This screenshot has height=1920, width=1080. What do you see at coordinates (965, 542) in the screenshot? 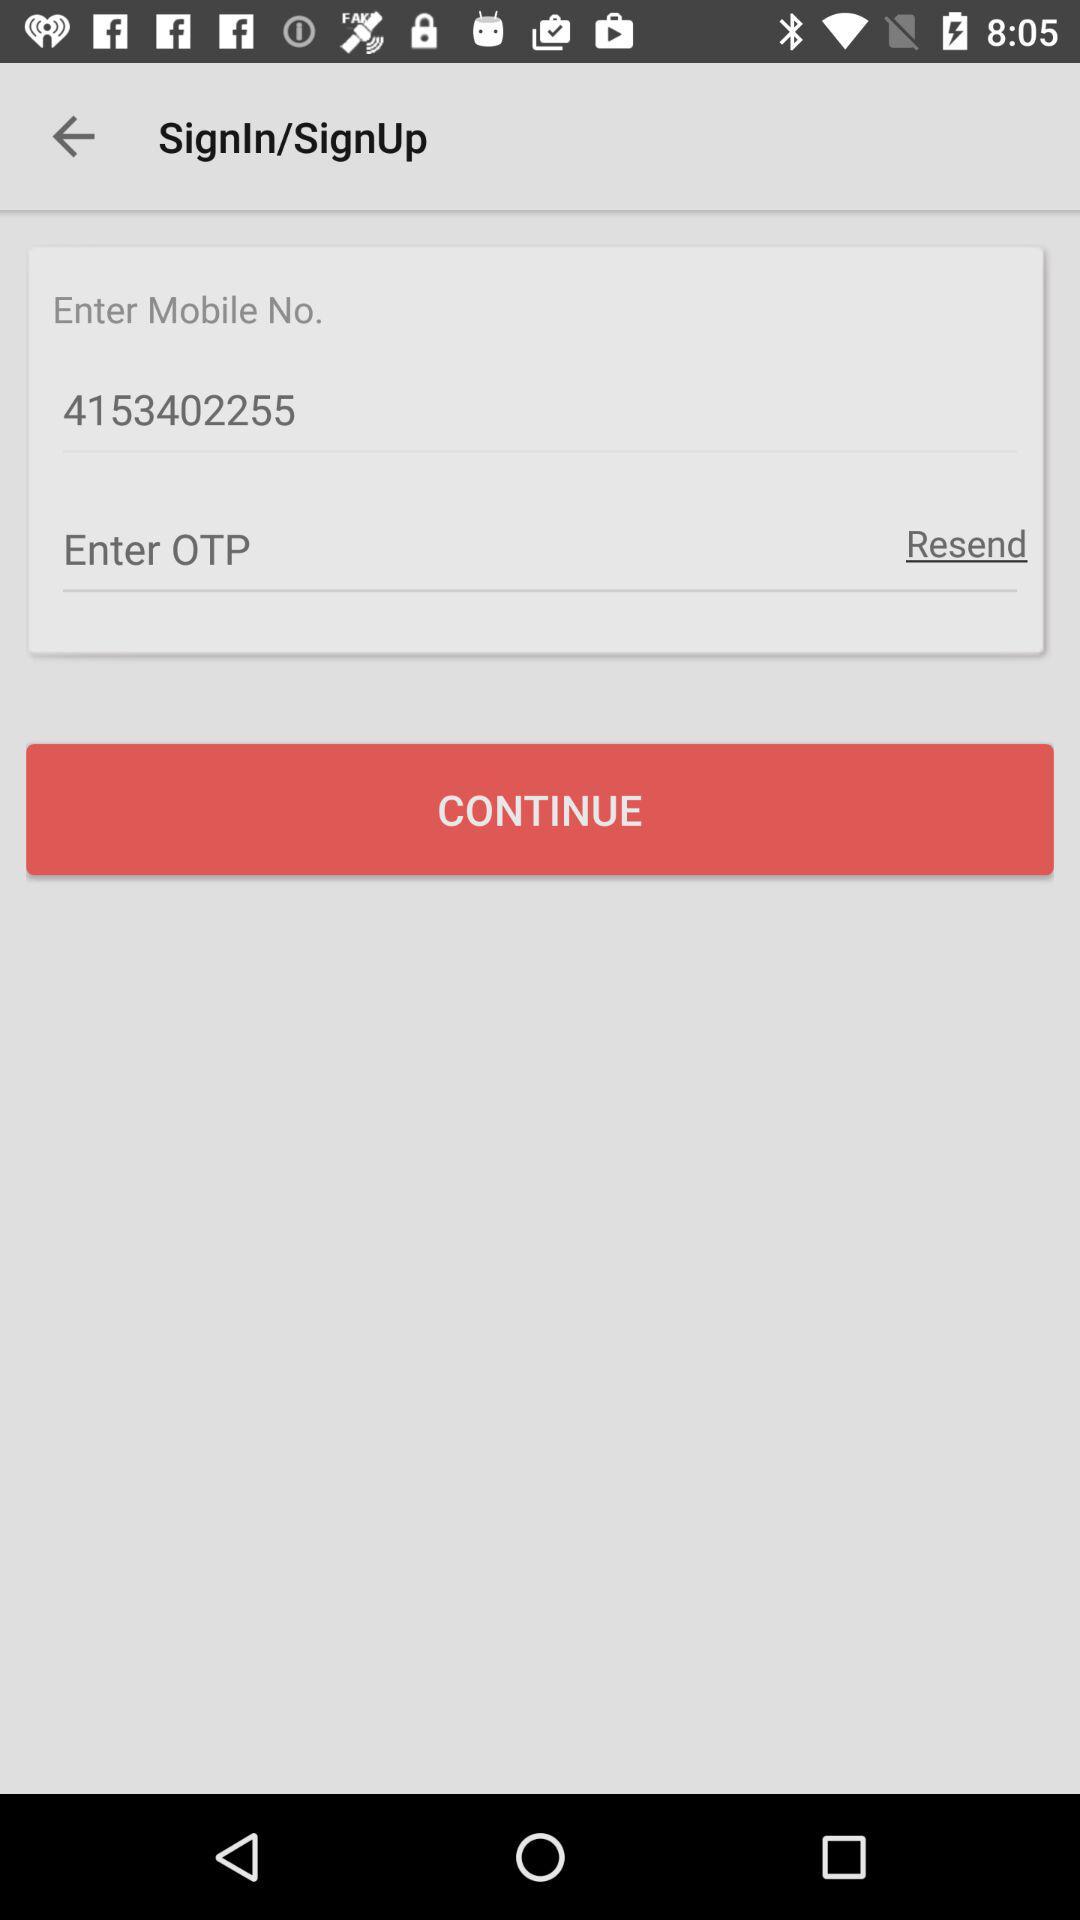
I see `item at the top right corner` at bounding box center [965, 542].